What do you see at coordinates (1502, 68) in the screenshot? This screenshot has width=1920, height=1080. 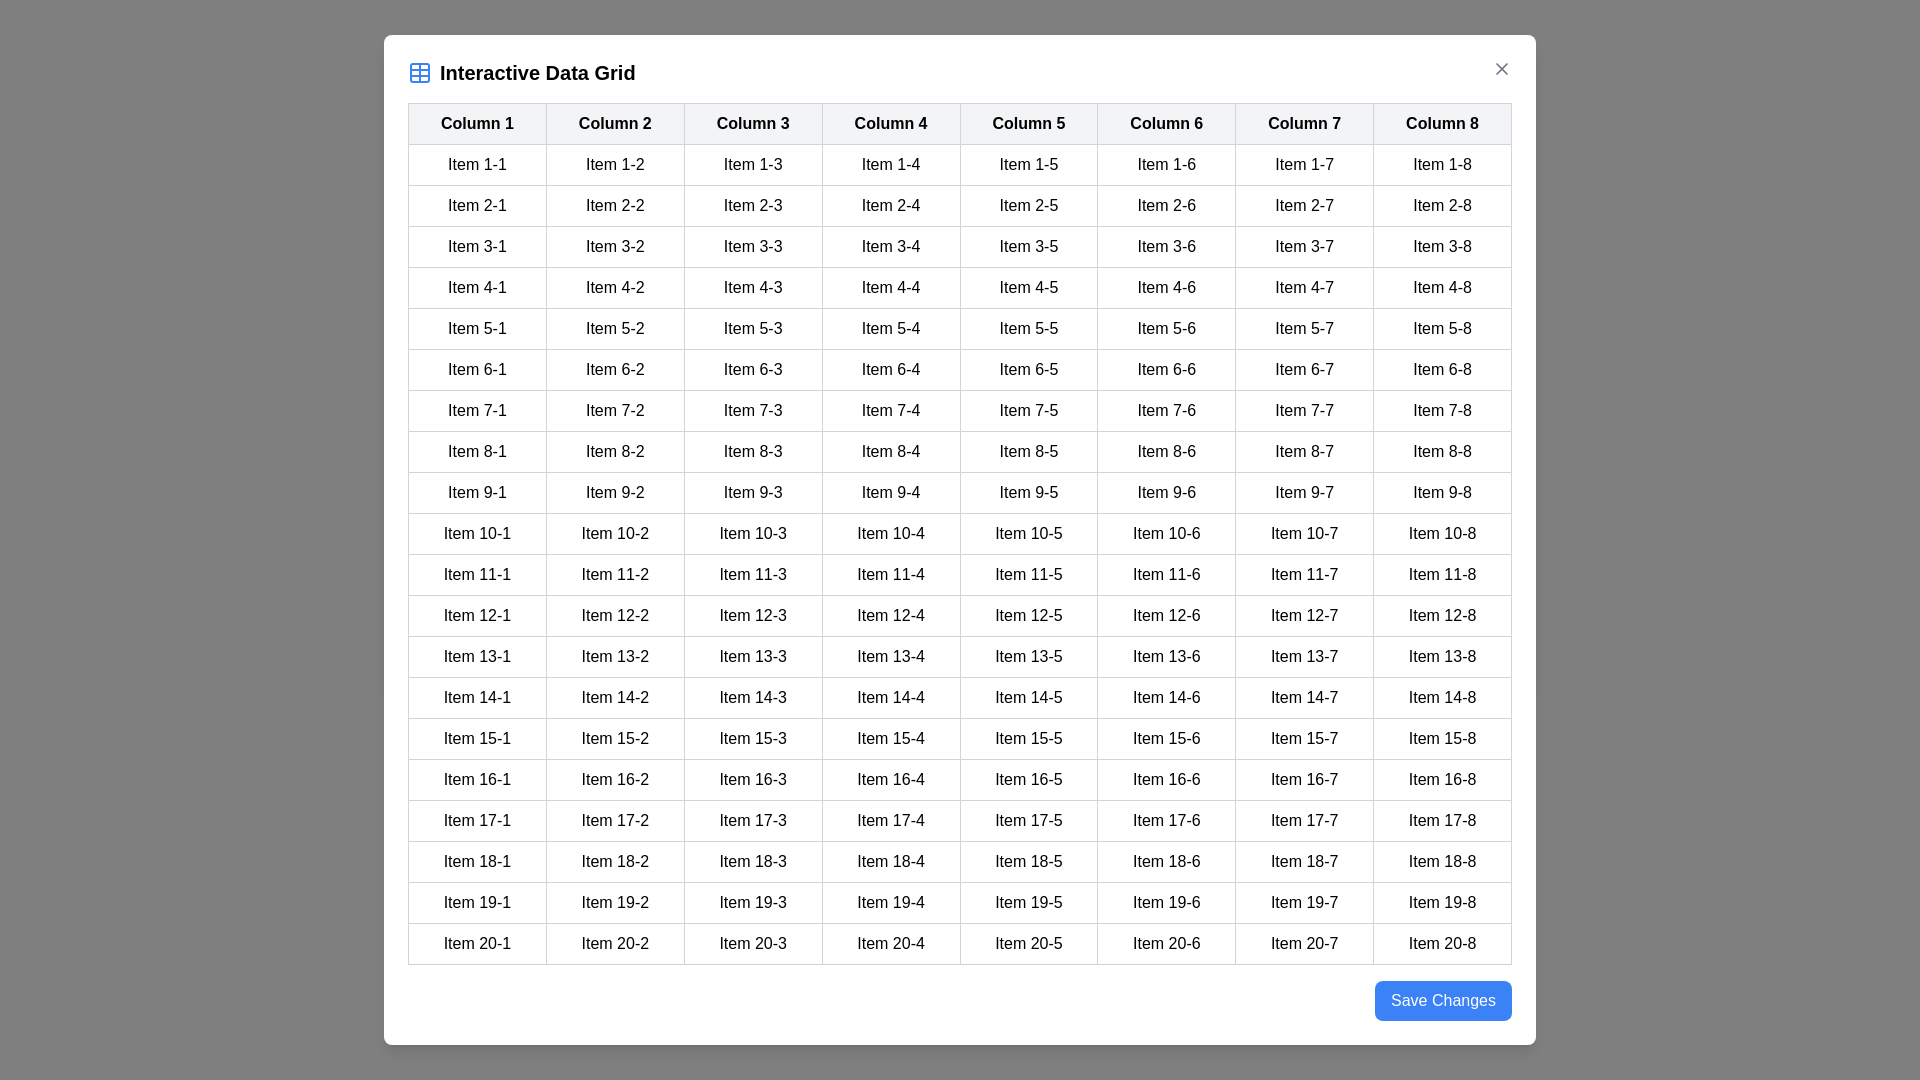 I see `the close button to close the dialog` at bounding box center [1502, 68].